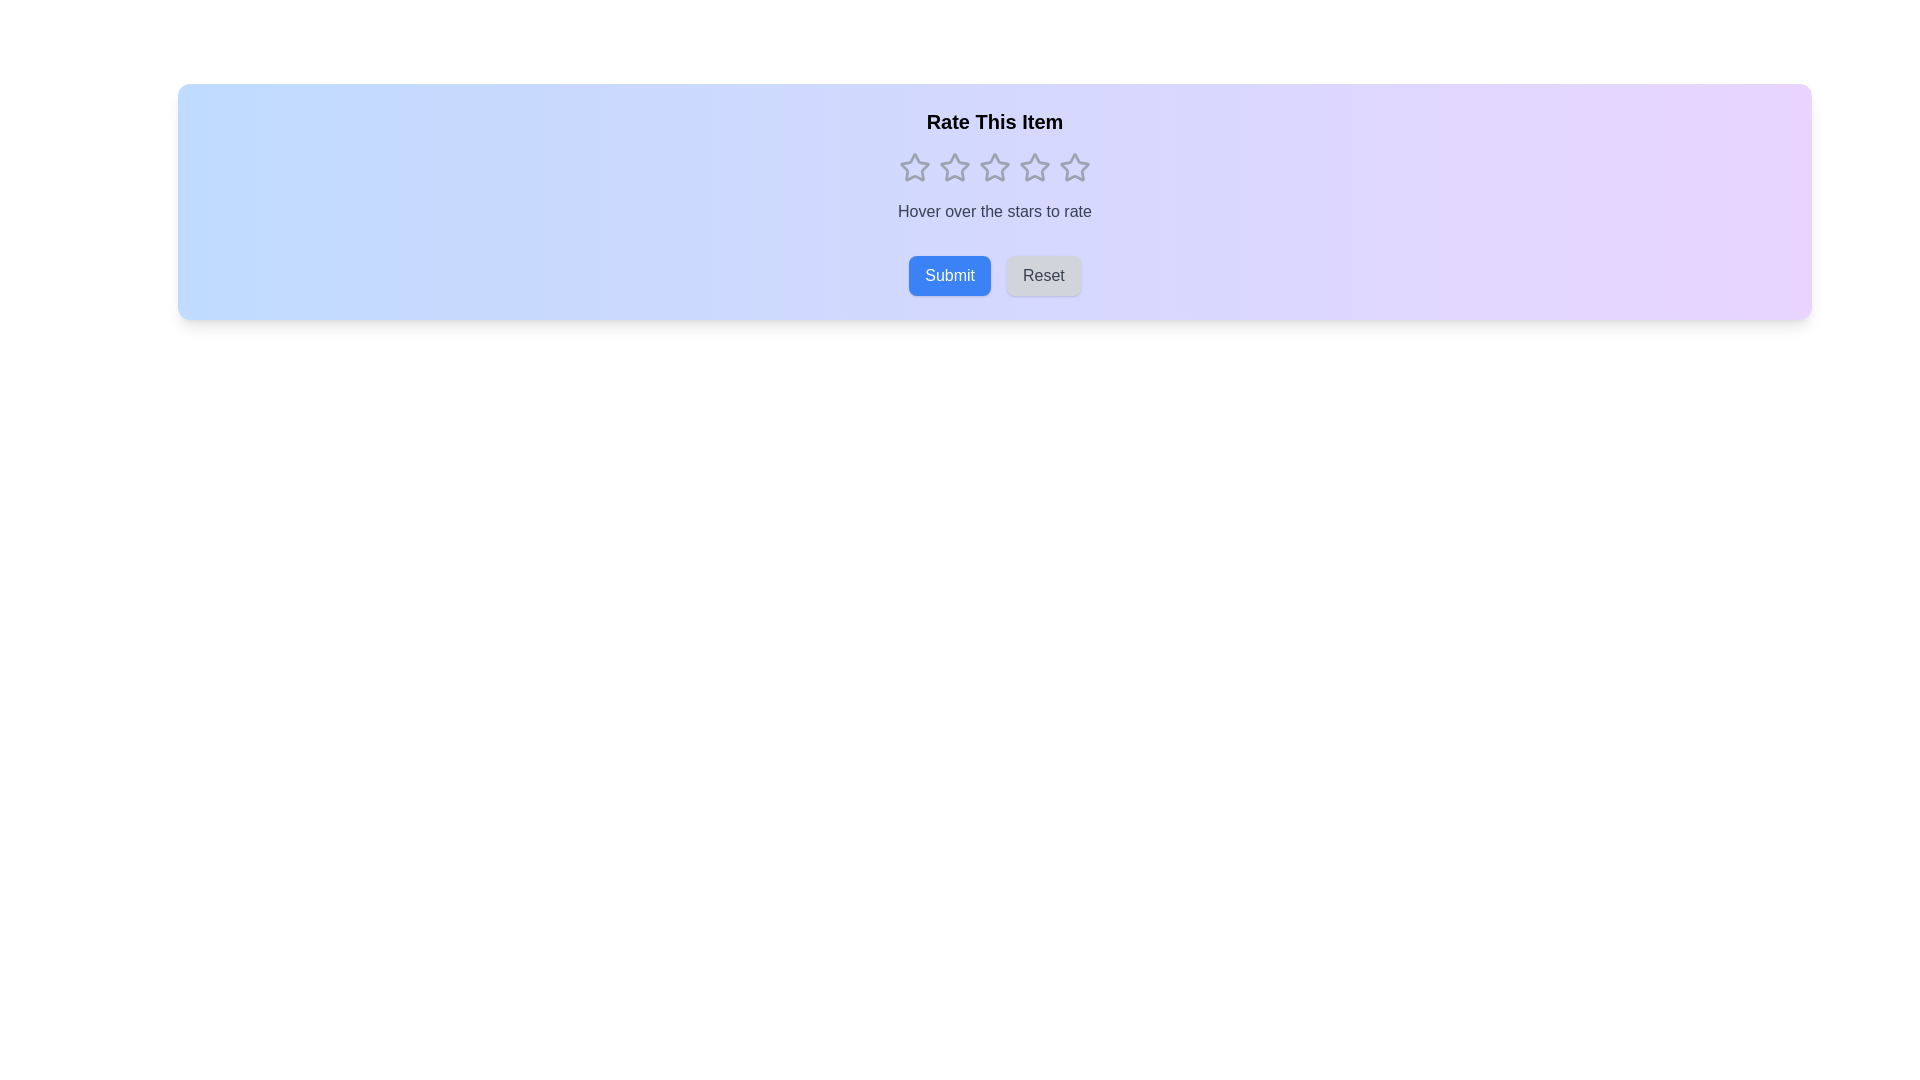  What do you see at coordinates (1074, 166) in the screenshot?
I see `the fifth star-shaped vector icon, which is part of a horizontal row of five stars in a rating system` at bounding box center [1074, 166].